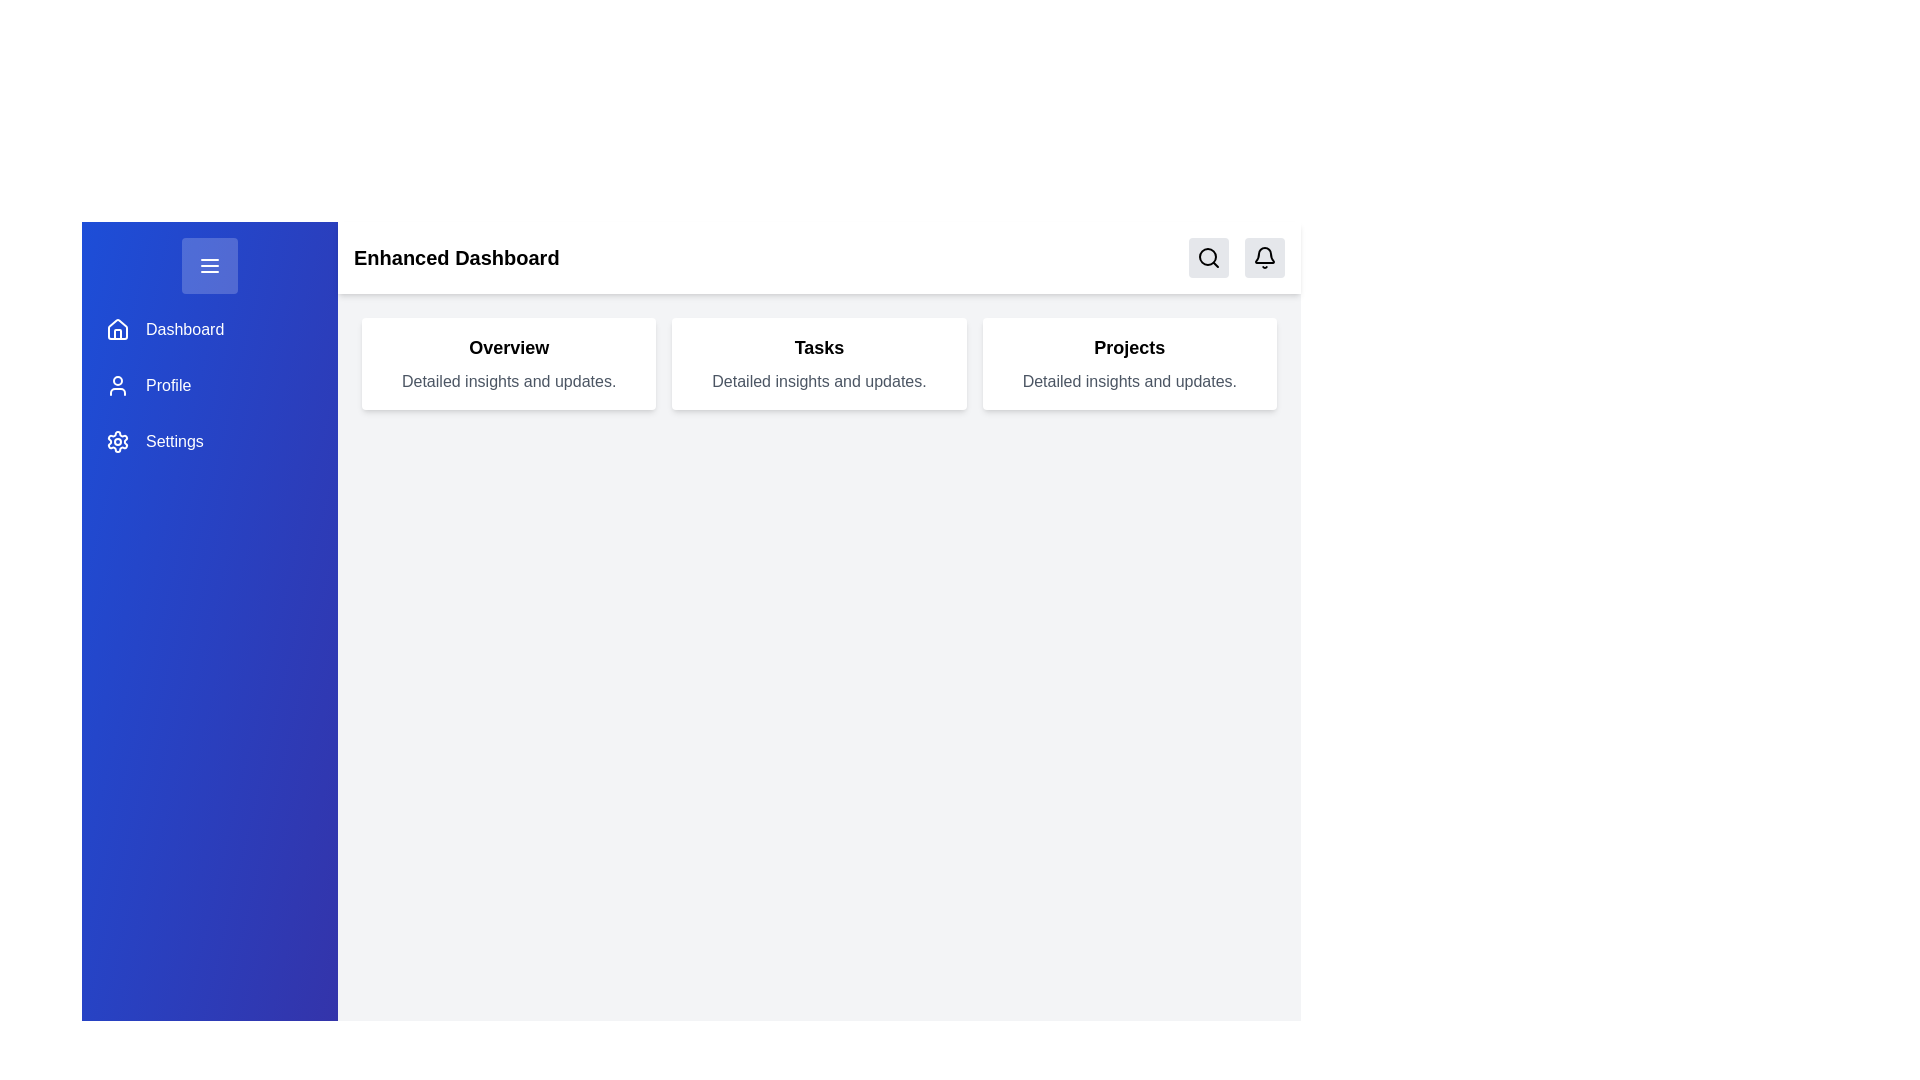  I want to click on the Profile Icon located in the sidebar menu, so click(117, 385).